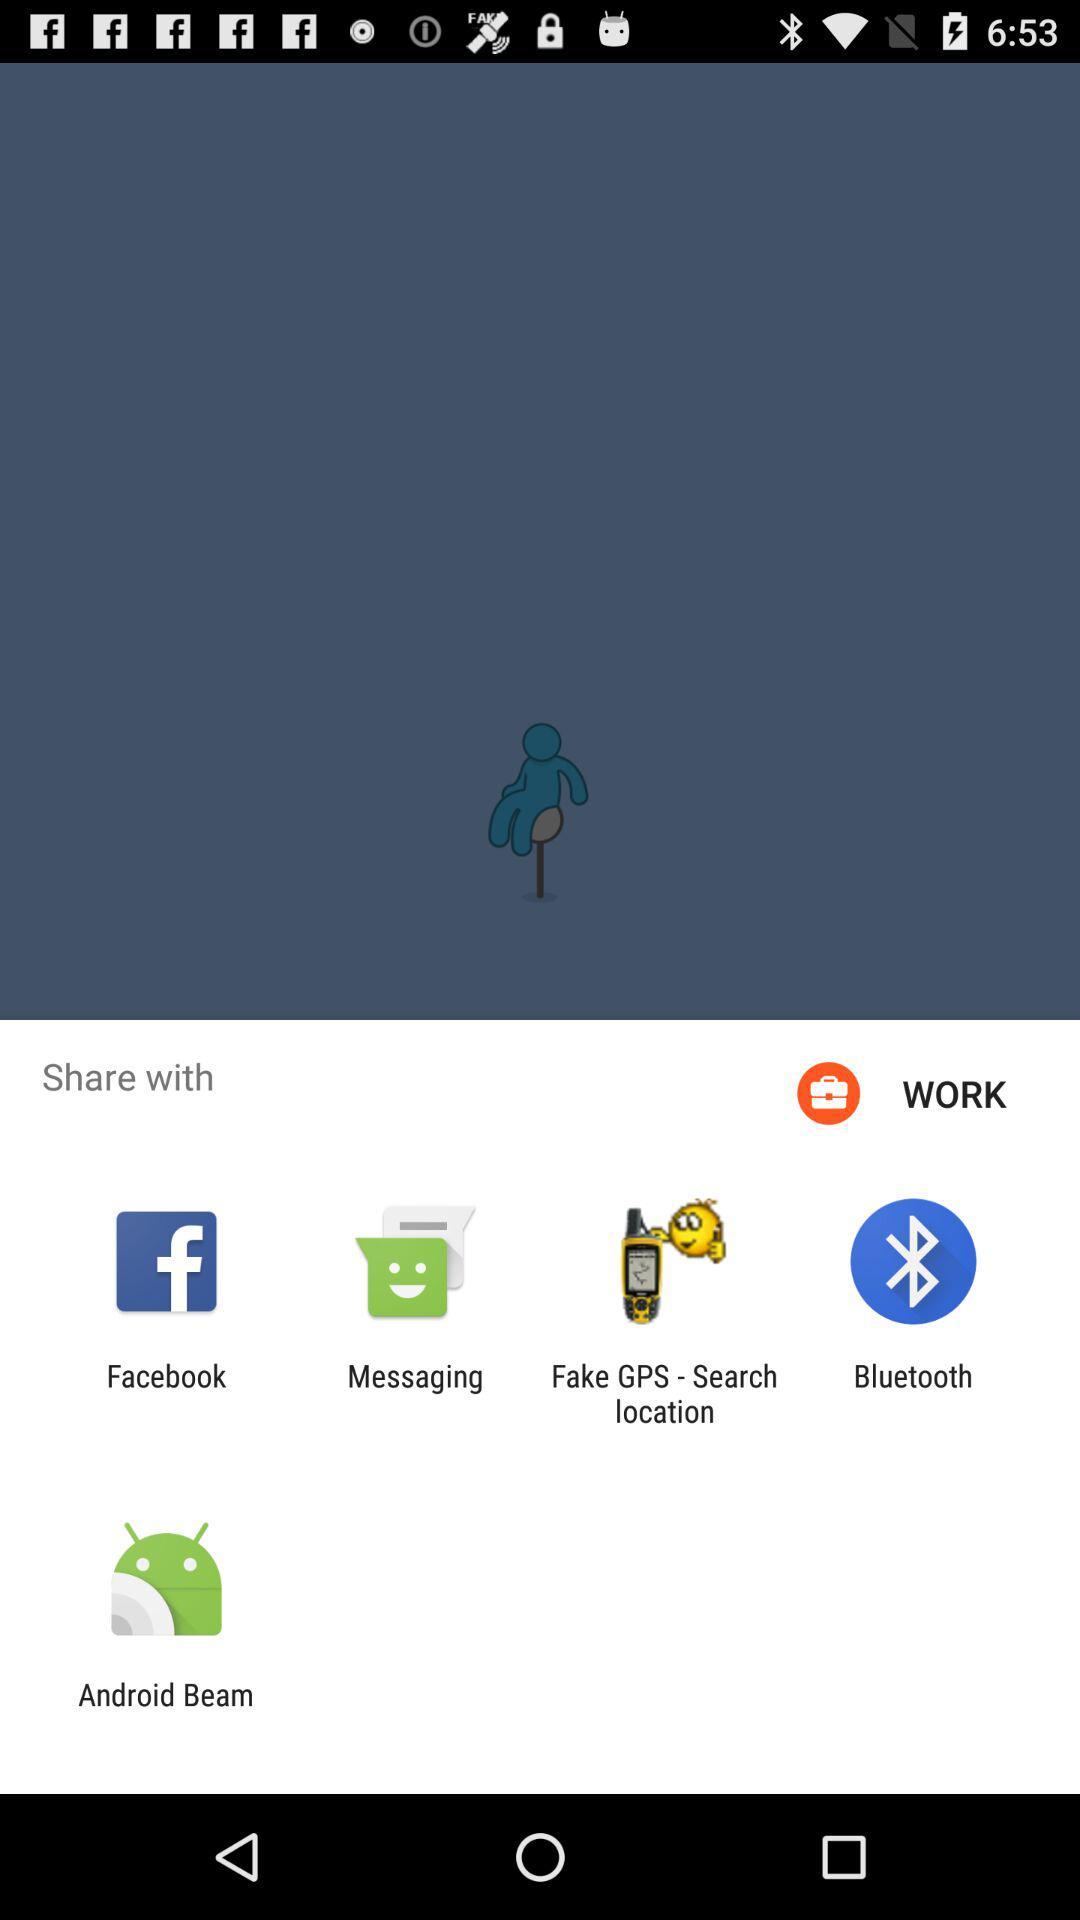 The width and height of the screenshot is (1080, 1920). What do you see at coordinates (414, 1392) in the screenshot?
I see `the messaging icon` at bounding box center [414, 1392].